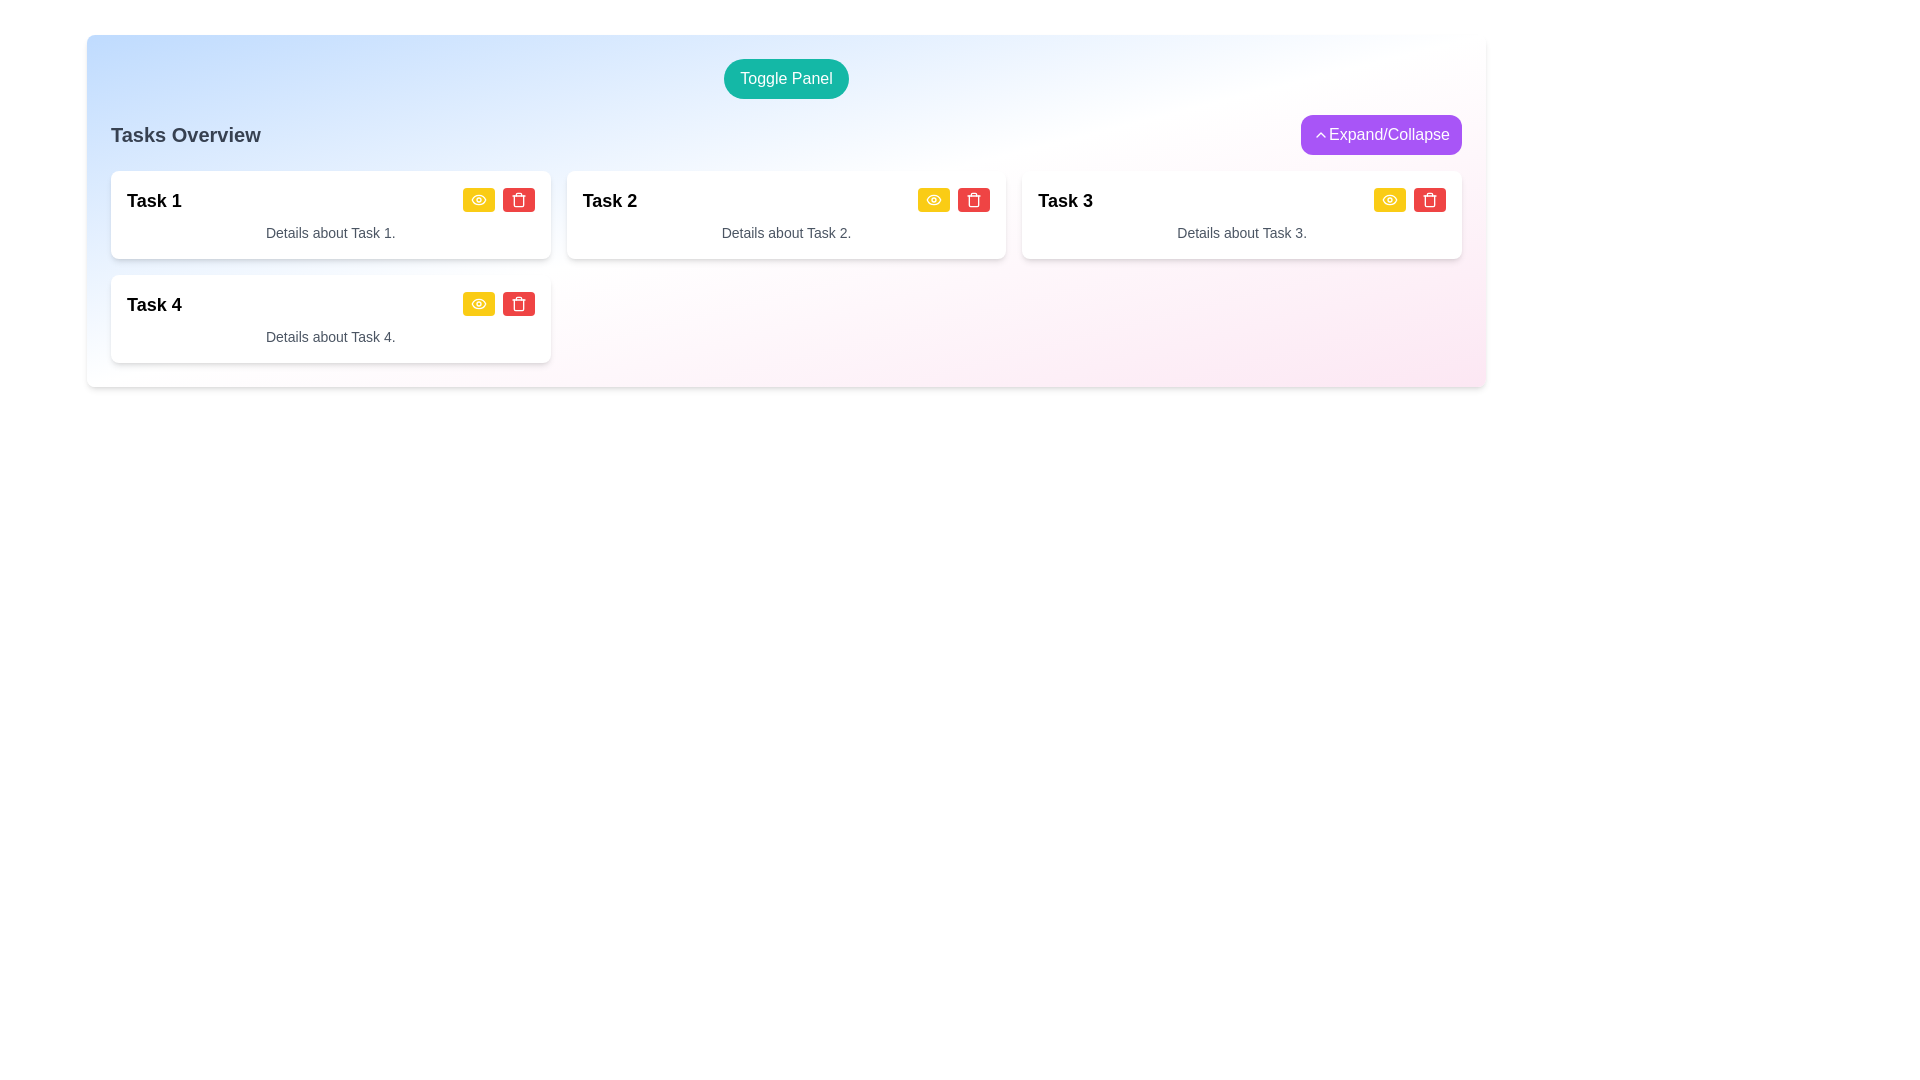  I want to click on the red trash icon located inside the 'Task 4' card, which is next to a yellow eye icon and nested within a red button, so click(518, 303).